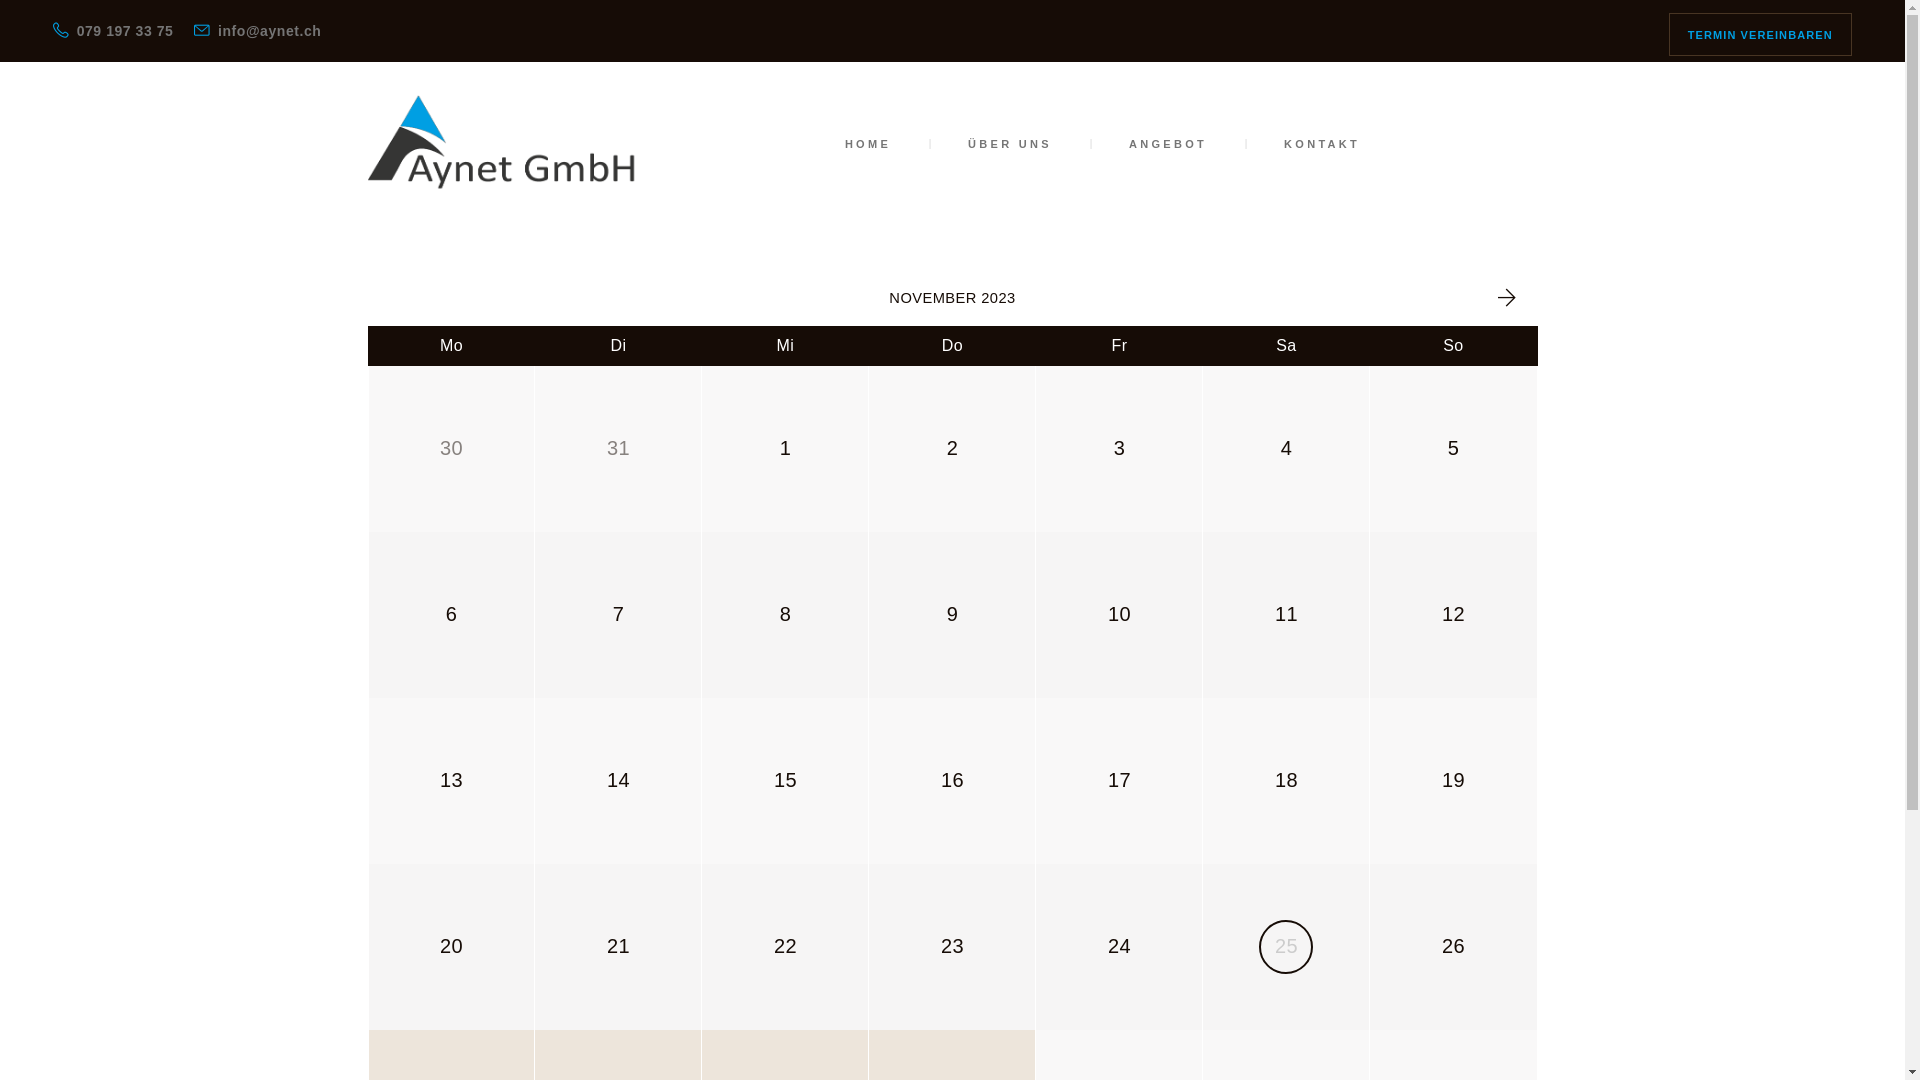 This screenshot has height=1080, width=1920. Describe the element at coordinates (1245, 142) in the screenshot. I see `'KONTAKT'` at that location.